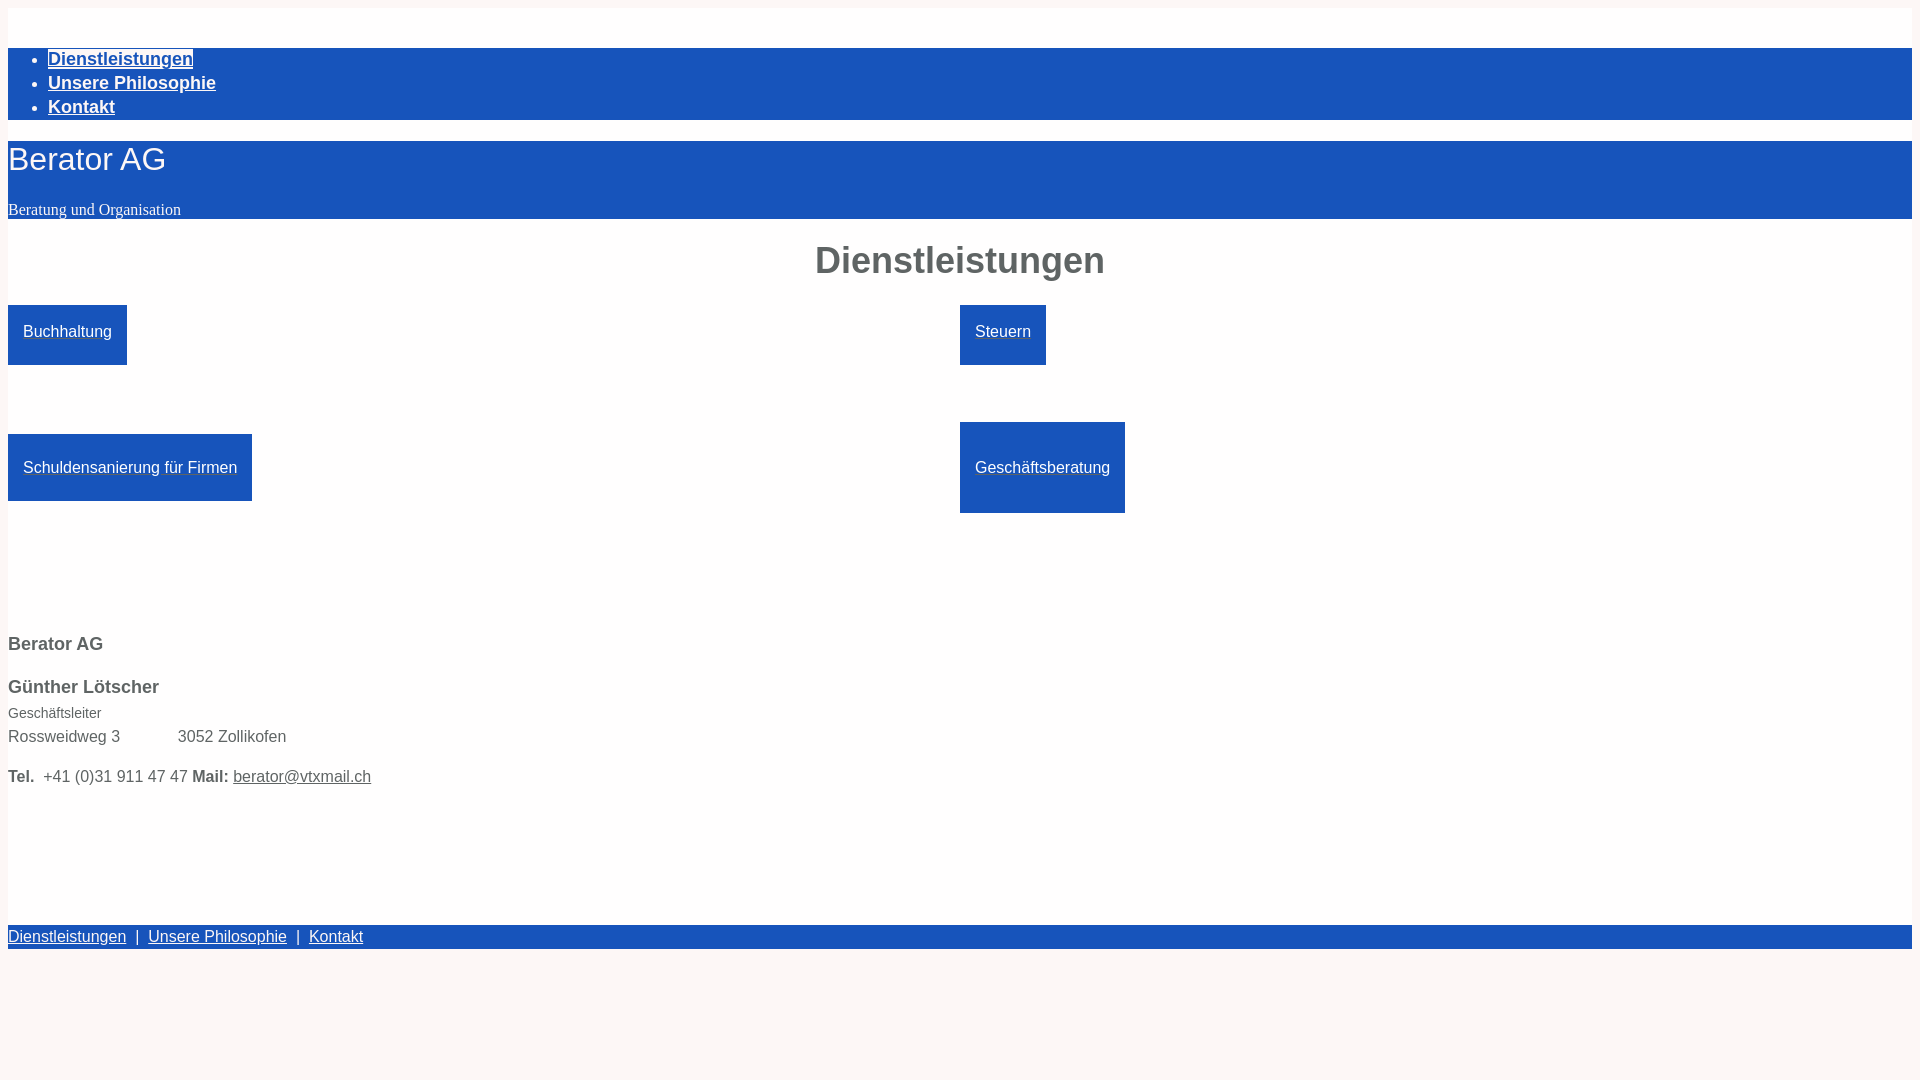 Image resolution: width=1920 pixels, height=1080 pixels. Describe the element at coordinates (131, 82) in the screenshot. I see `'Unsere Philosophie'` at that location.